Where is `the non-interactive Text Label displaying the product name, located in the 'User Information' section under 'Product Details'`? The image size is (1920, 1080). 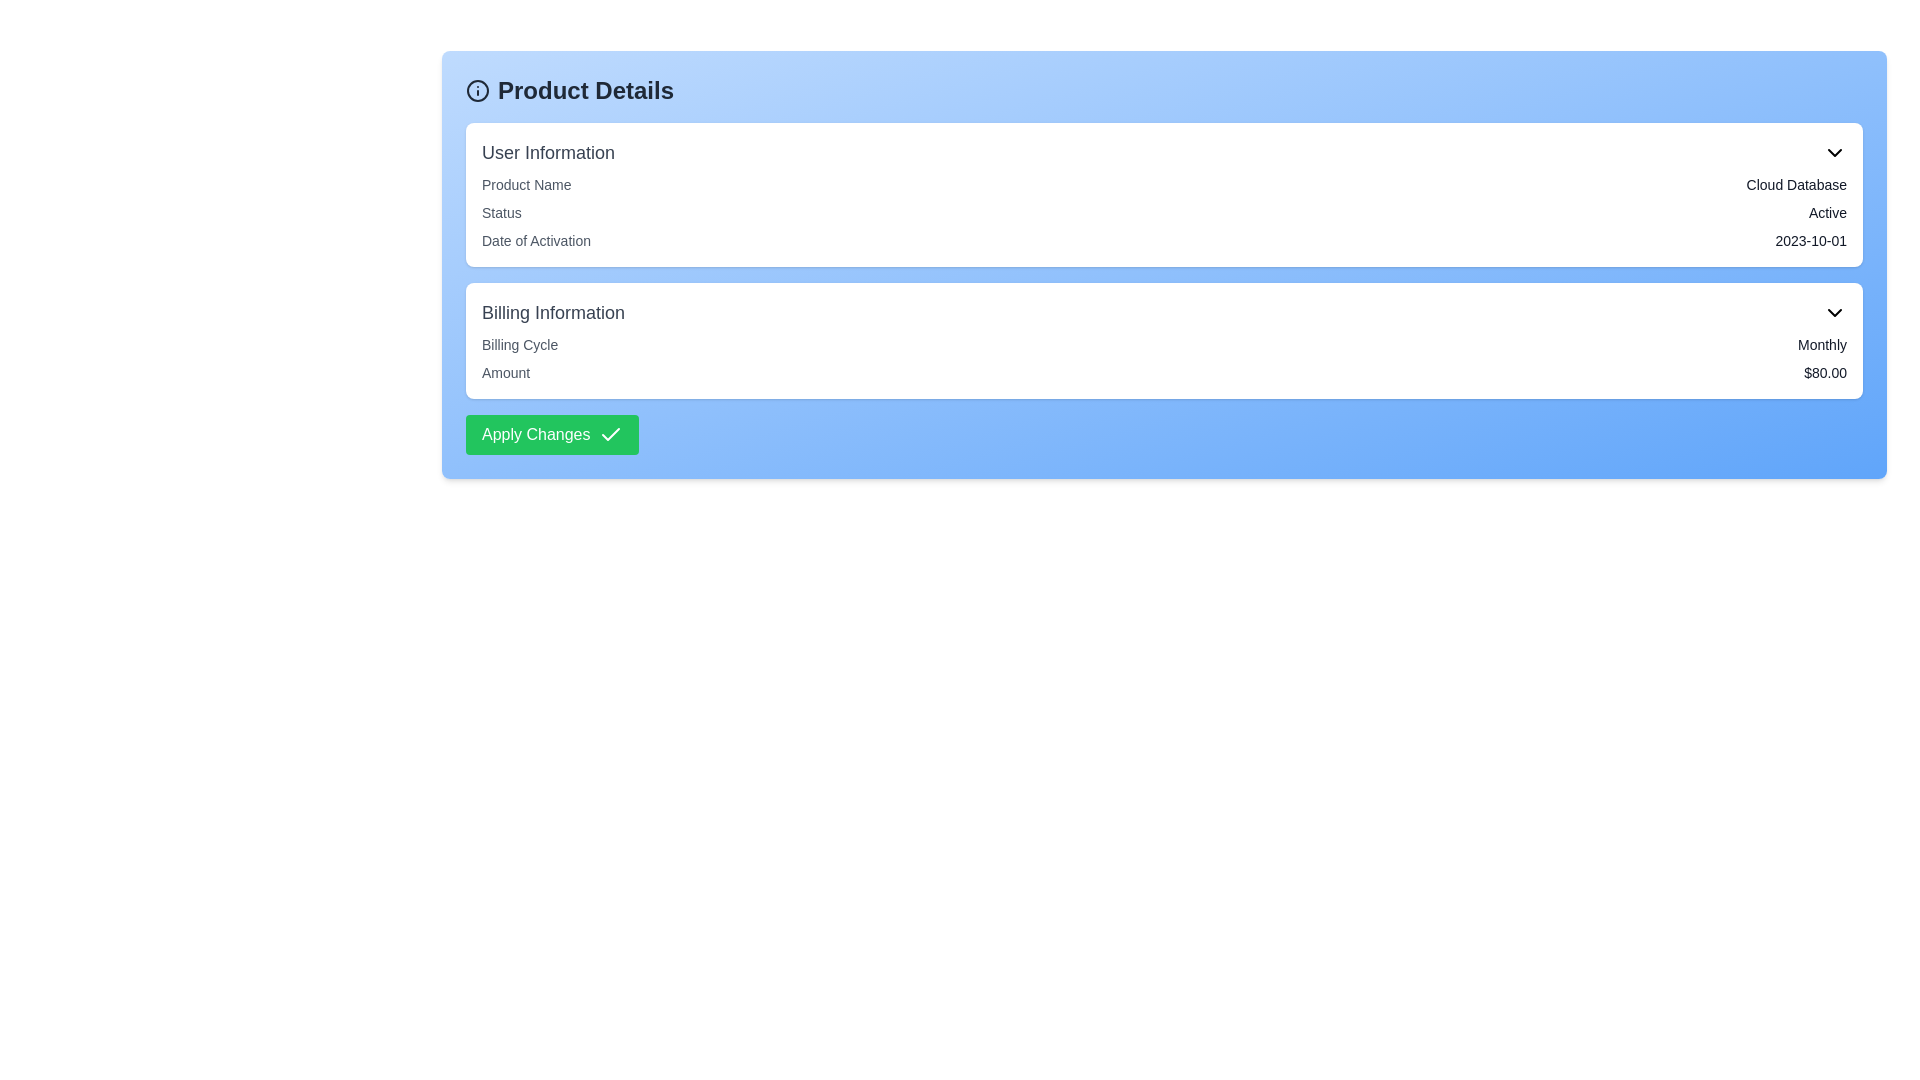 the non-interactive Text Label displaying the product name, located in the 'User Information' section under 'Product Details' is located at coordinates (1796, 185).